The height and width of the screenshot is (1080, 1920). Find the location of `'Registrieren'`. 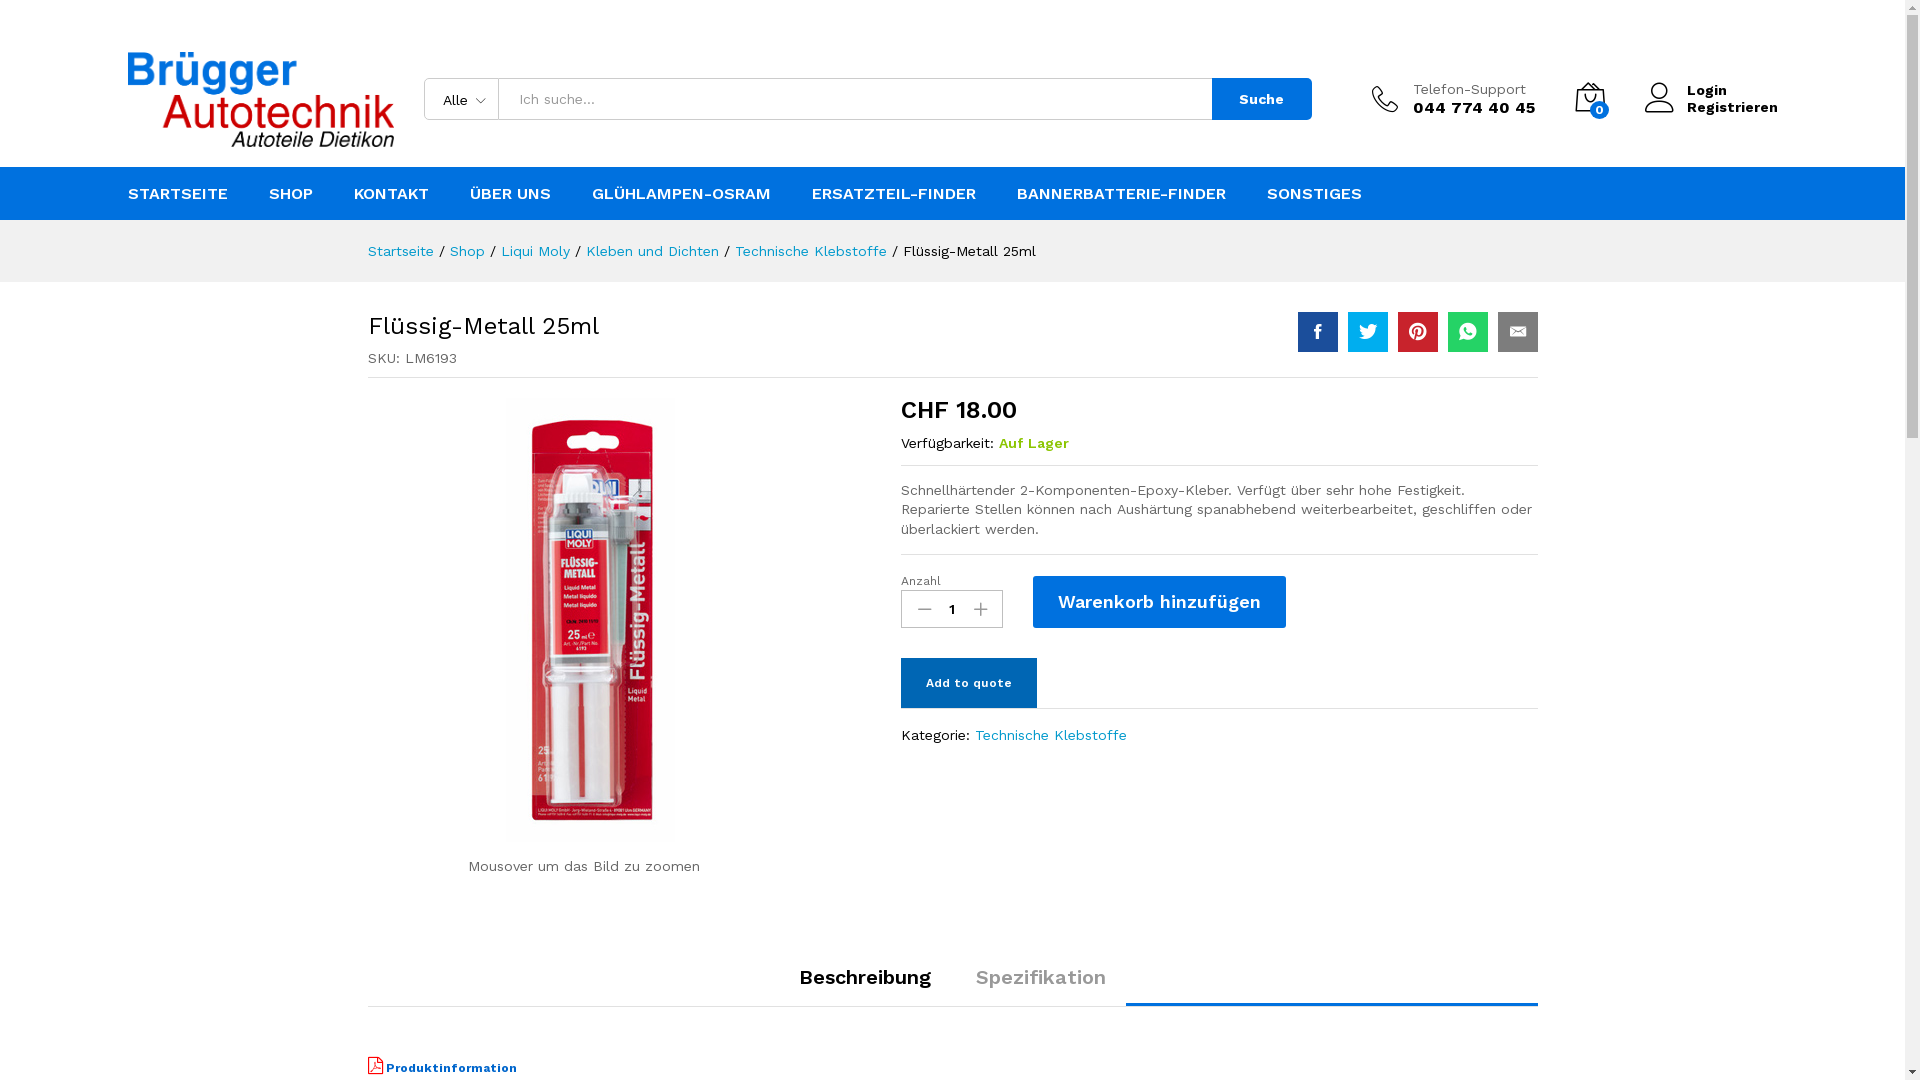

'Registrieren' is located at coordinates (1709, 107).